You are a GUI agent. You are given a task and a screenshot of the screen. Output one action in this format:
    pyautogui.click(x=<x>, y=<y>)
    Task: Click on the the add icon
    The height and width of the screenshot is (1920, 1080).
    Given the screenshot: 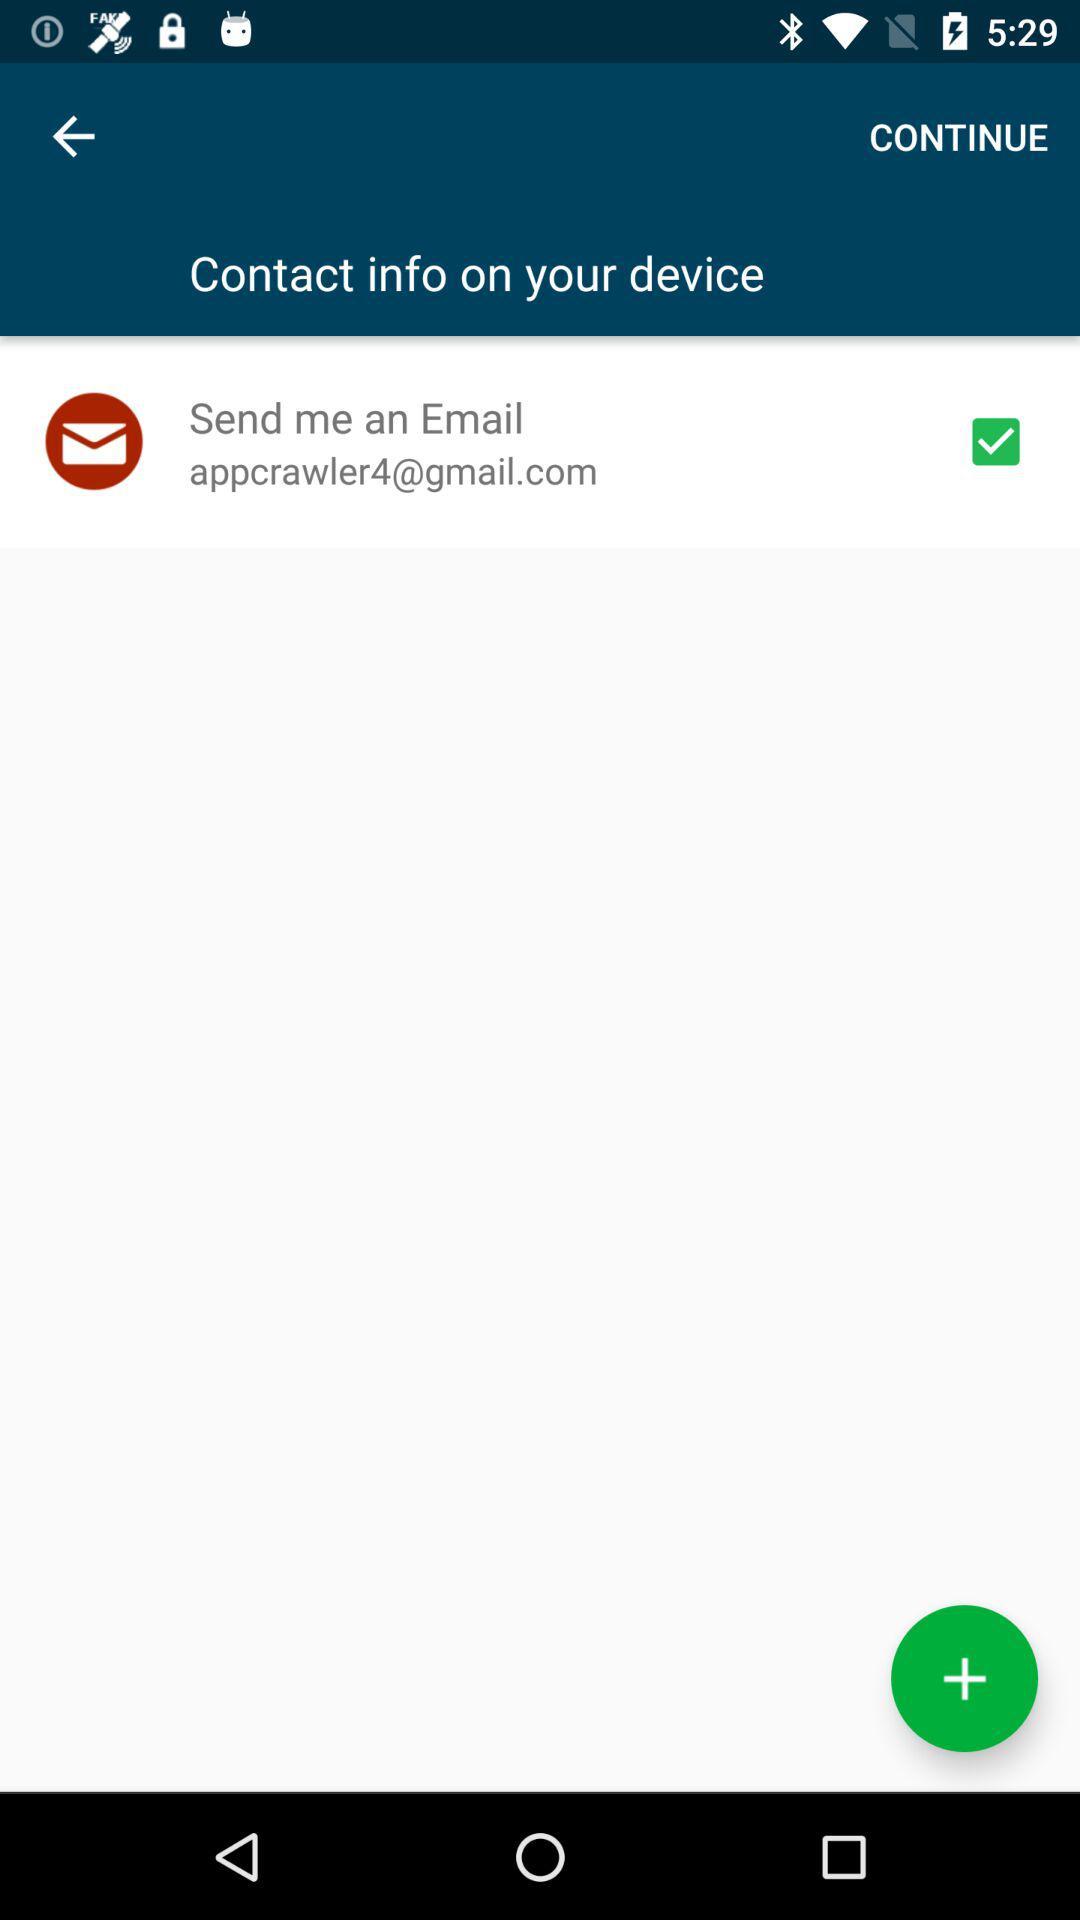 What is the action you would take?
    pyautogui.click(x=963, y=1678)
    